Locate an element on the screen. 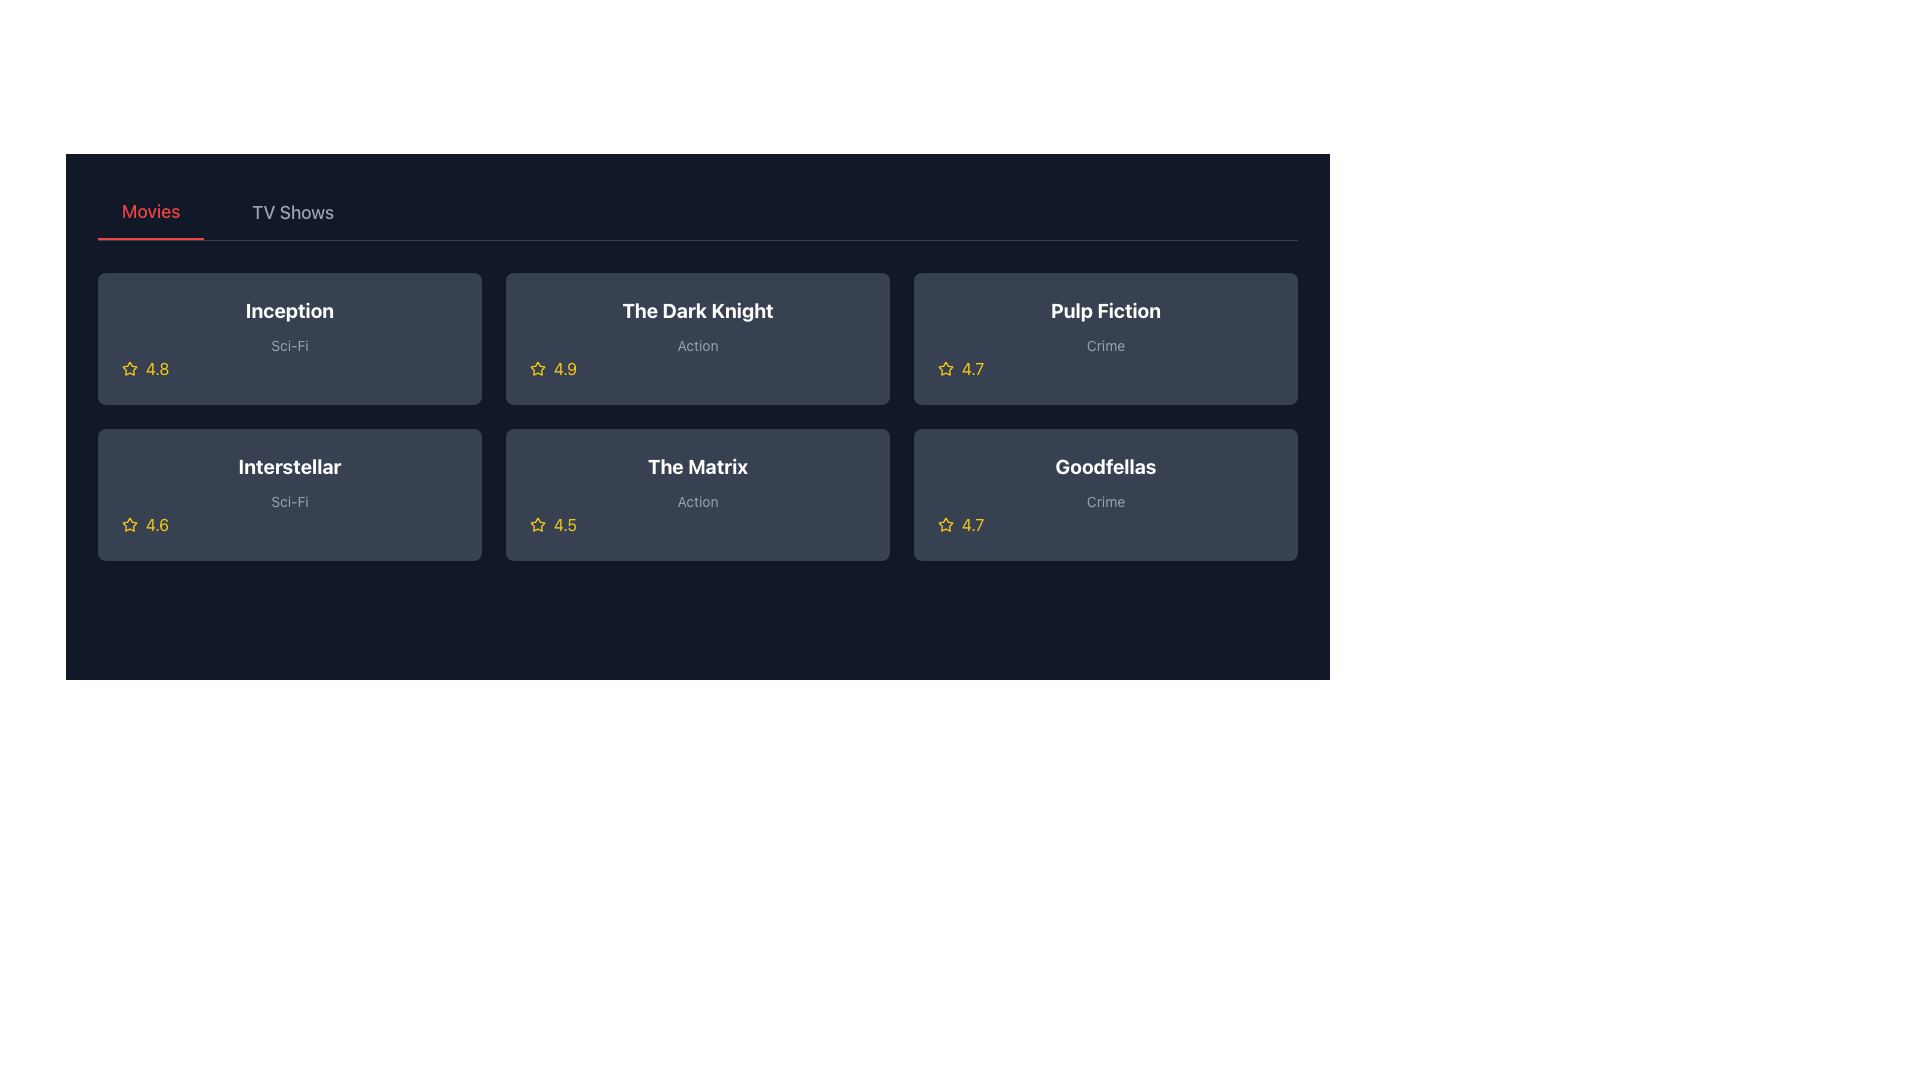 The height and width of the screenshot is (1080, 1920). the text label displaying the word 'Crime,' which is located beneath the title of the movie 'Pulp Fiction' in a grid layout is located at coordinates (1104, 344).